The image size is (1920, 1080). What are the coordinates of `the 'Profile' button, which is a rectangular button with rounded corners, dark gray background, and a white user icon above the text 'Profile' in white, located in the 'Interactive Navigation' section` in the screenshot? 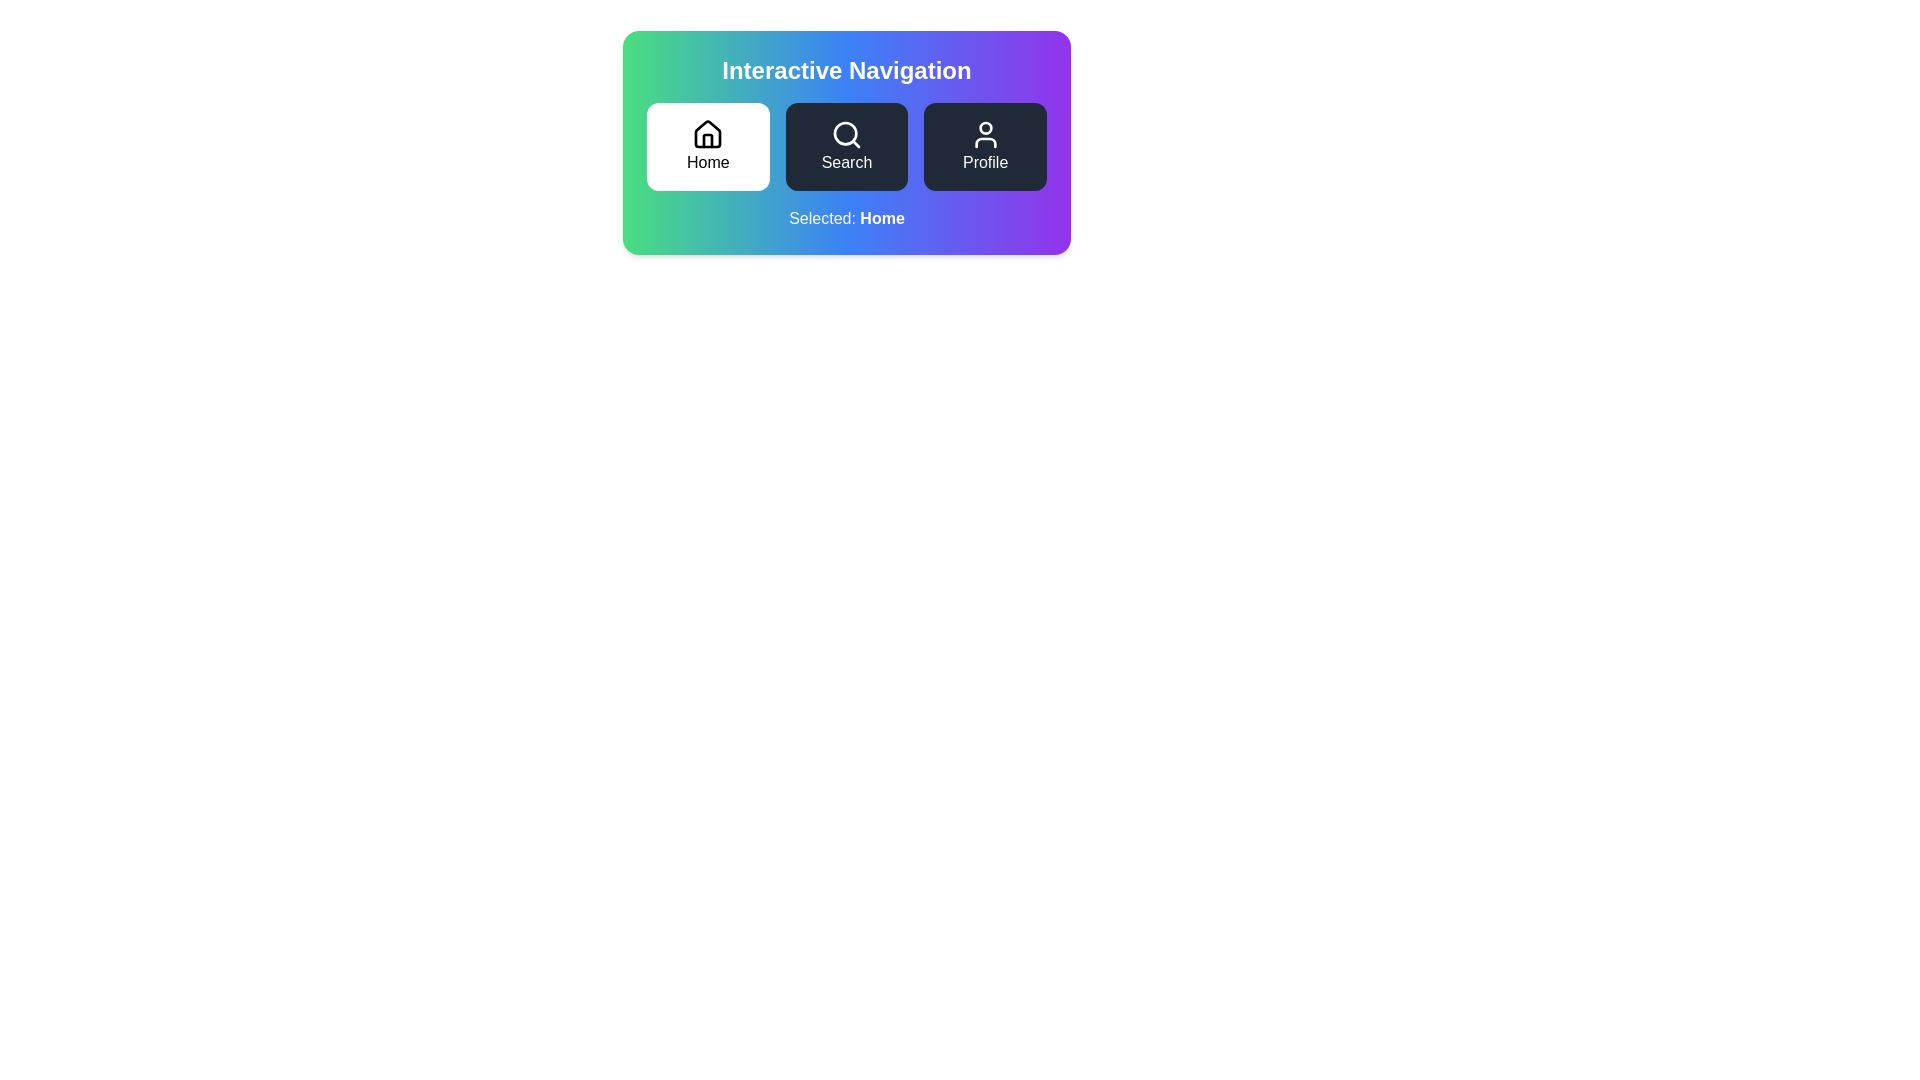 It's located at (985, 145).